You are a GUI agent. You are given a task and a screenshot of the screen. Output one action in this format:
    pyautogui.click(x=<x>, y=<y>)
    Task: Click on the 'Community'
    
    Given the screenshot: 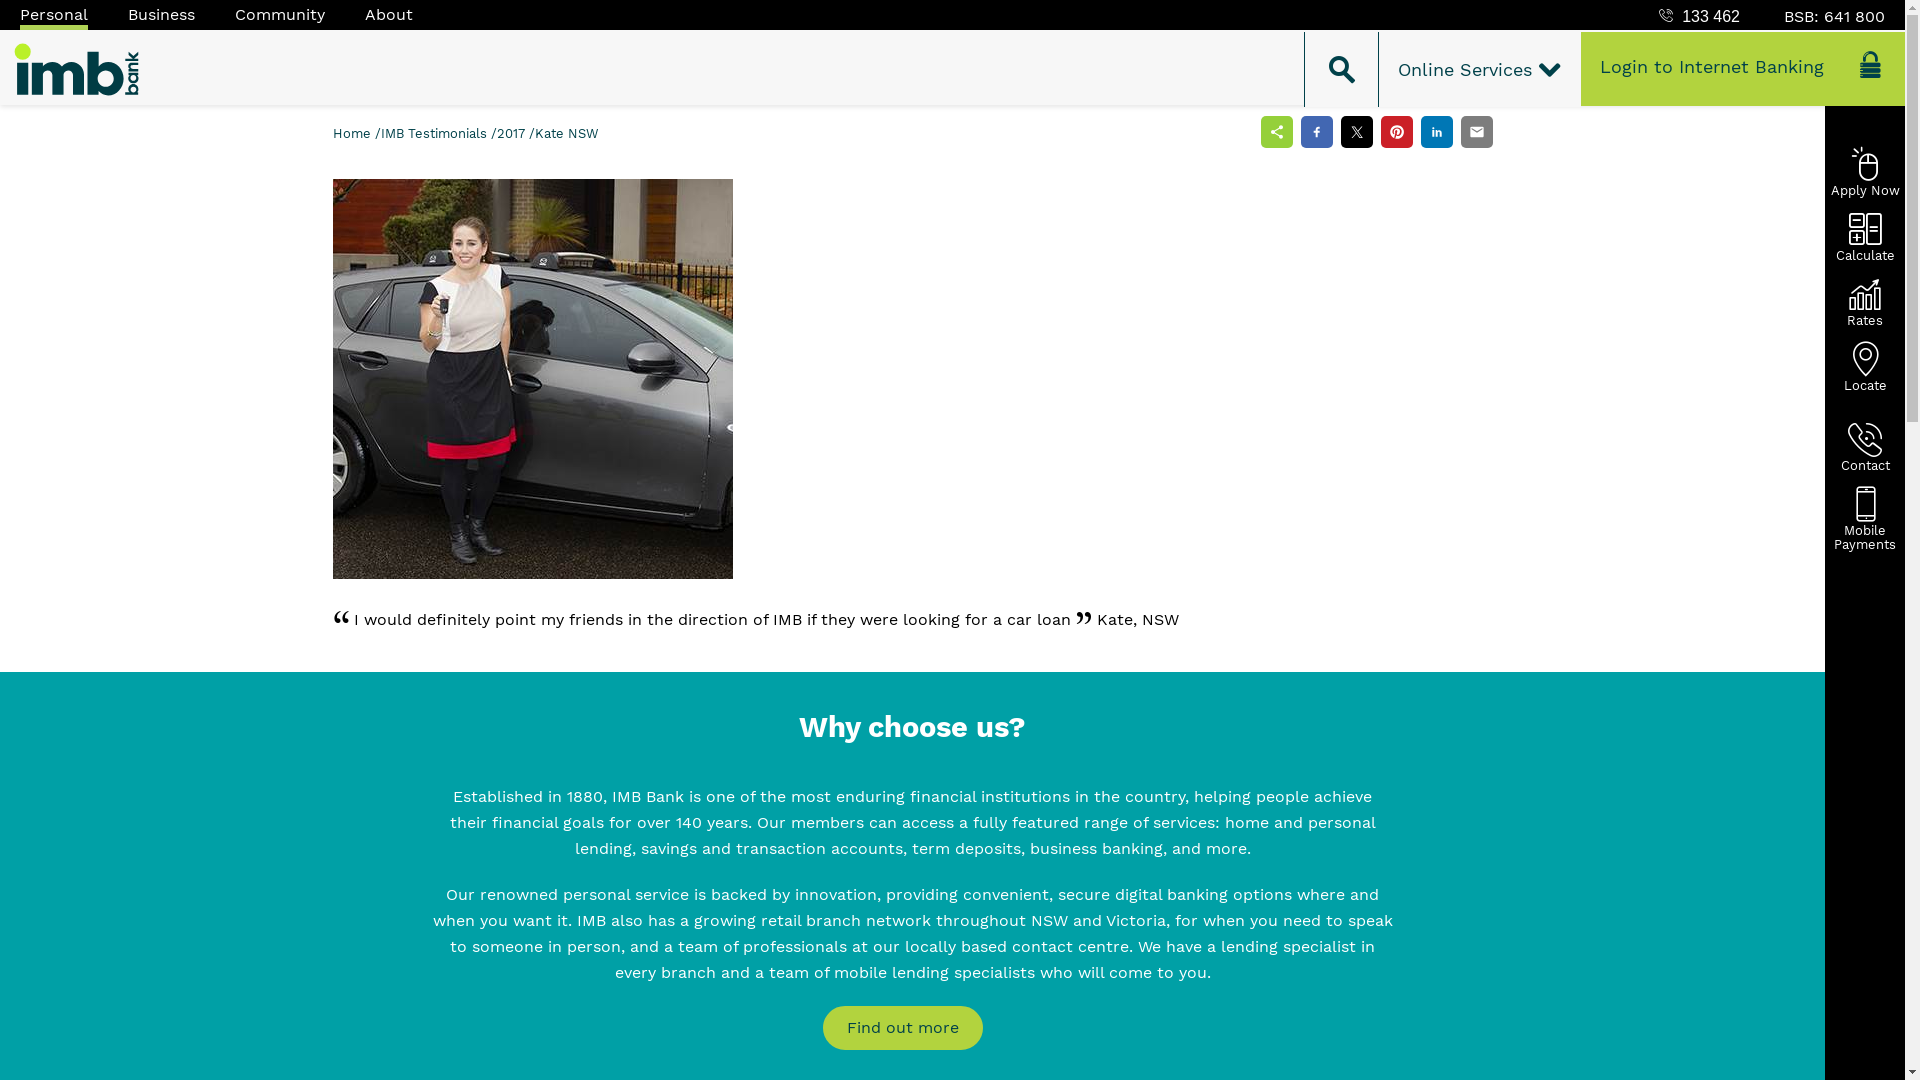 What is the action you would take?
    pyautogui.click(x=278, y=14)
    